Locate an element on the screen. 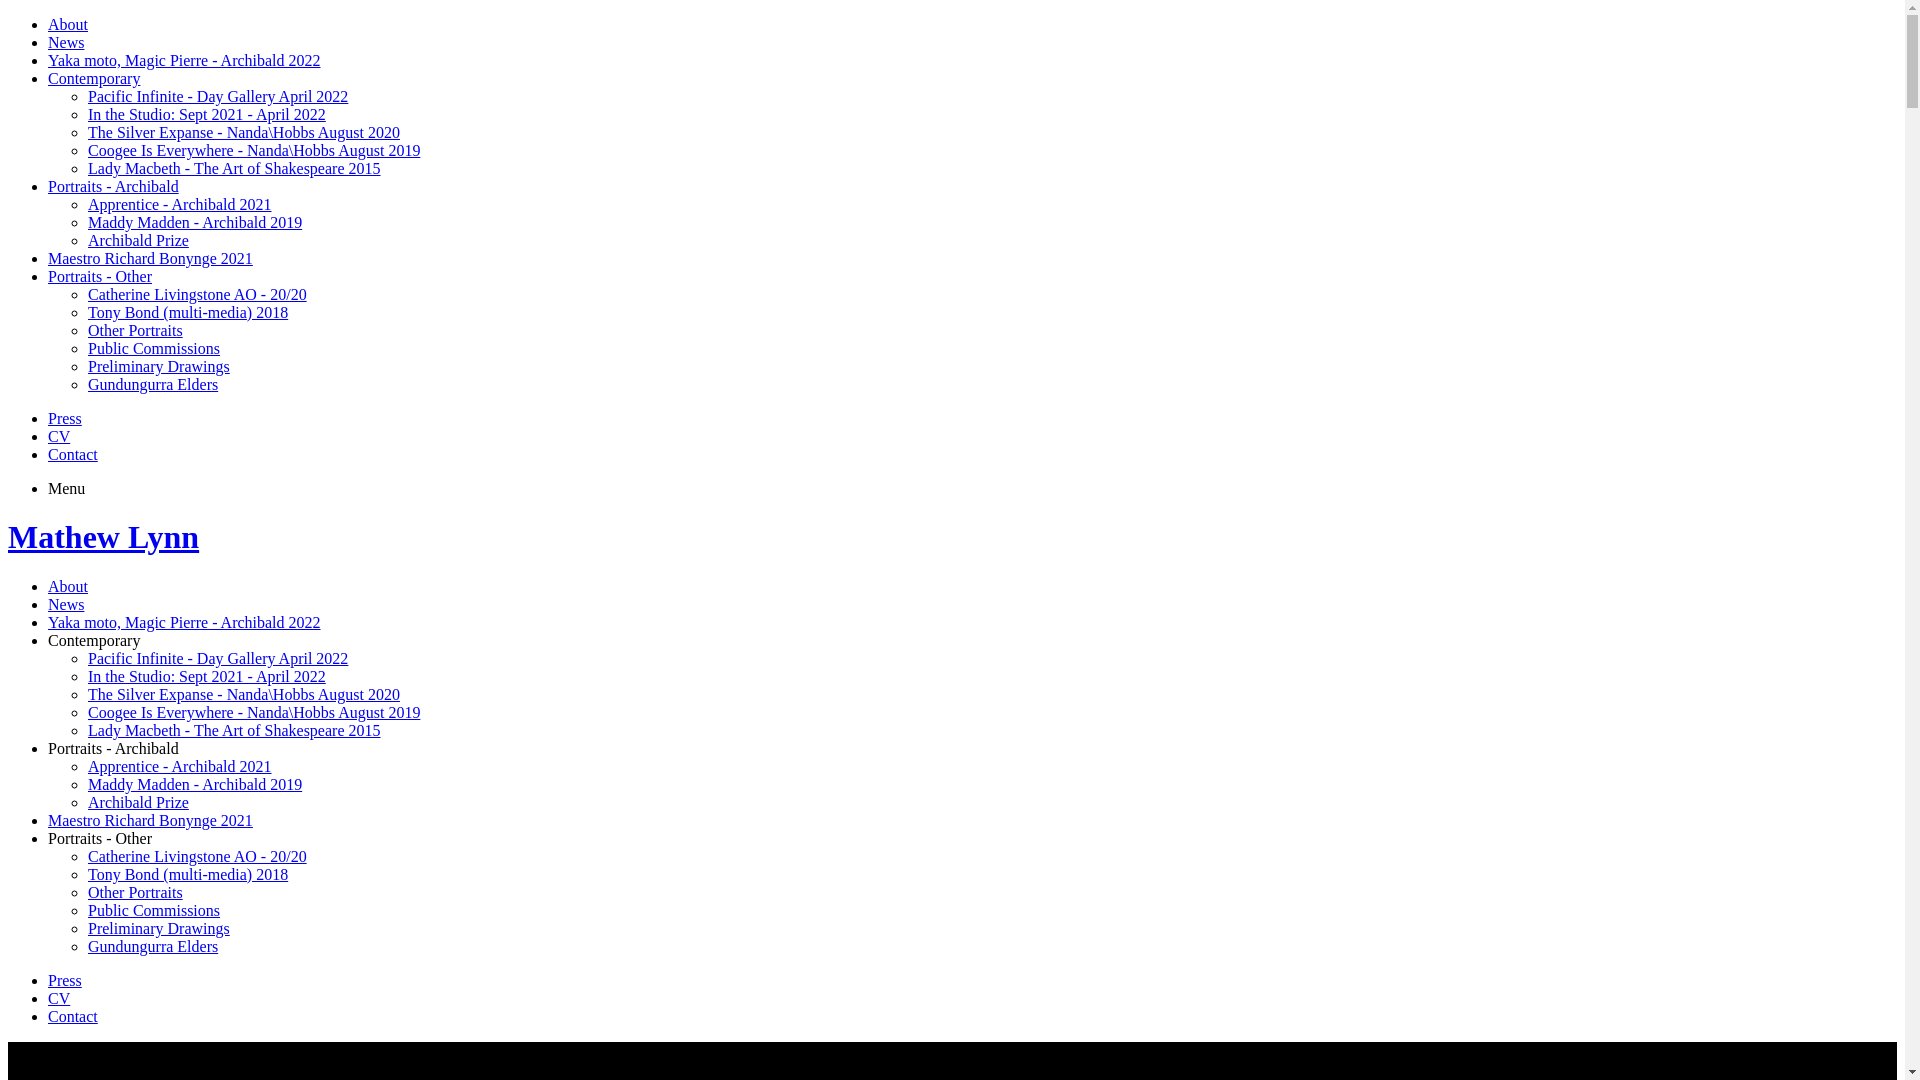 This screenshot has width=1920, height=1080. 'Preliminary Drawings' is located at coordinates (157, 928).